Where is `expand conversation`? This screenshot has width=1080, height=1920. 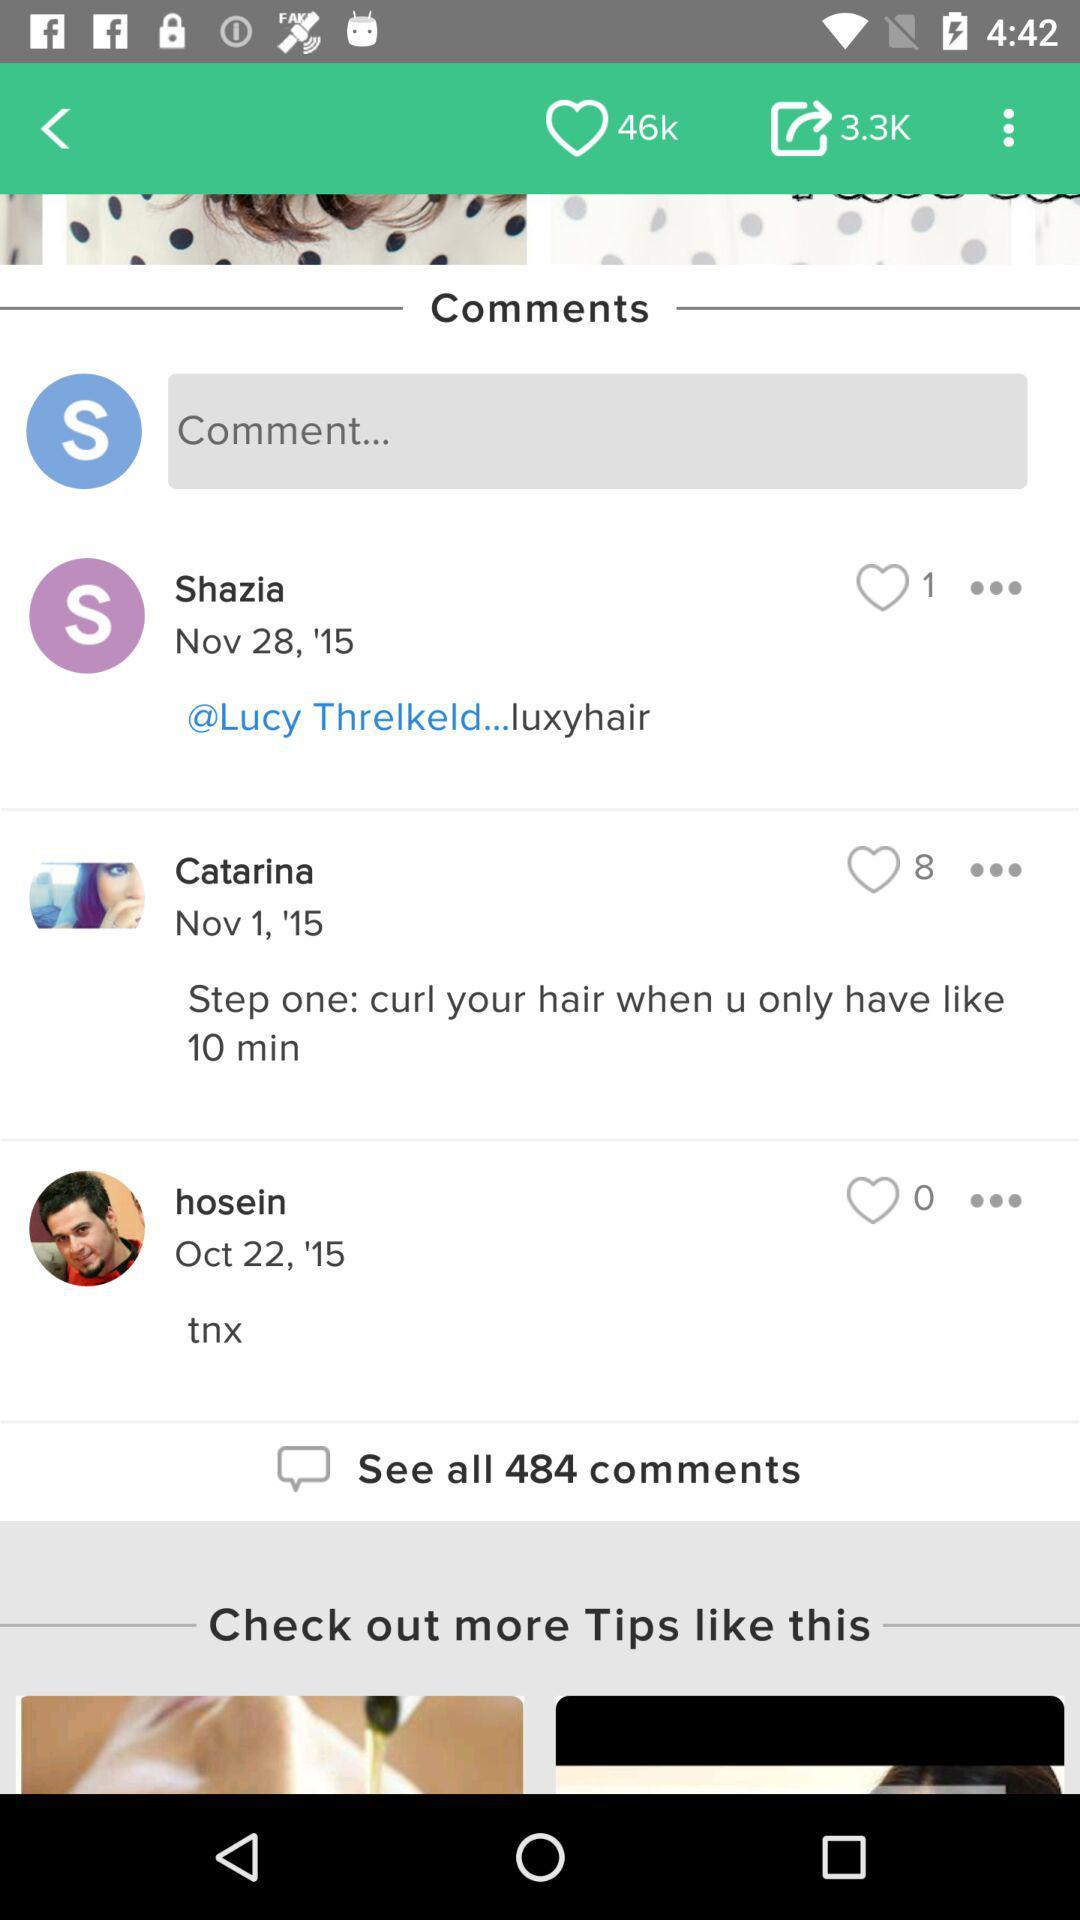
expand conversation is located at coordinates (995, 1200).